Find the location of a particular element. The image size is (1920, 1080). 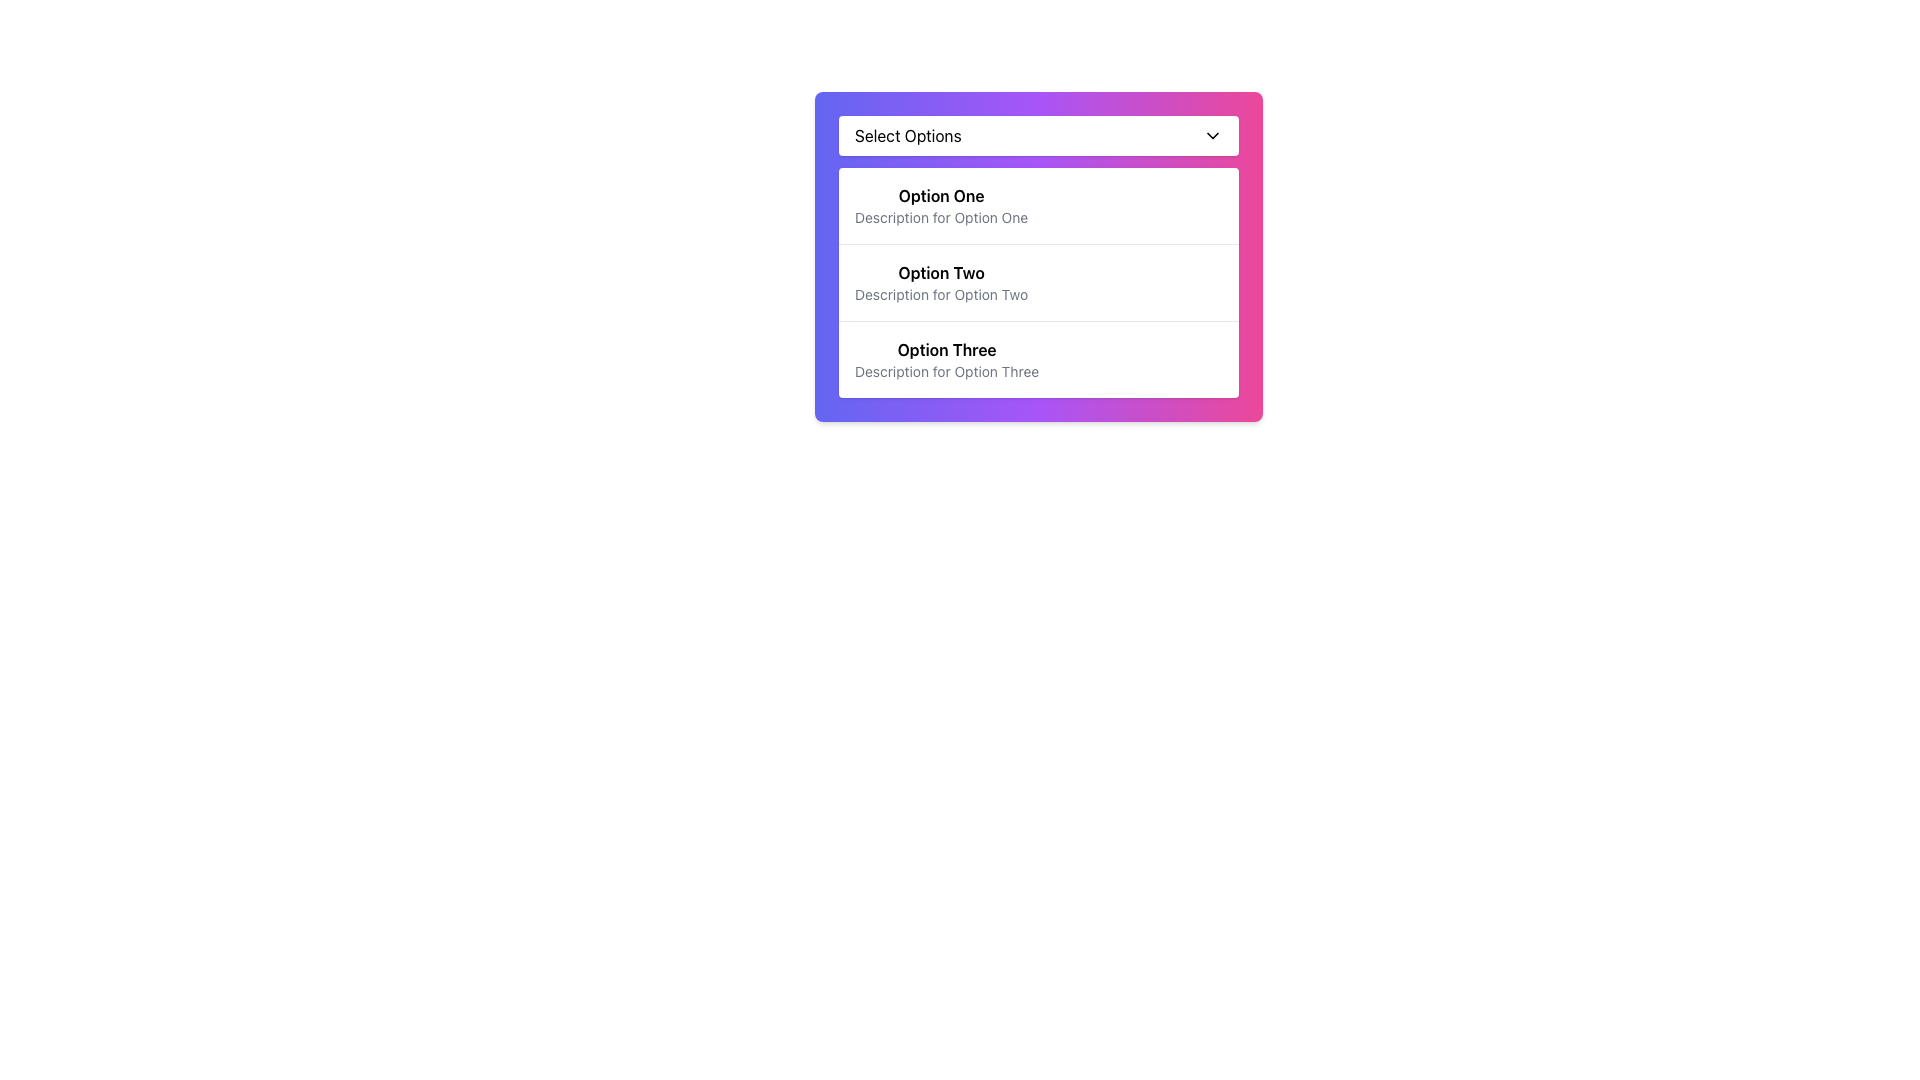

the Text Display that provides additional information about 'Option Three' located directly below the 'Option Three' text in the dropdown menu is located at coordinates (946, 371).